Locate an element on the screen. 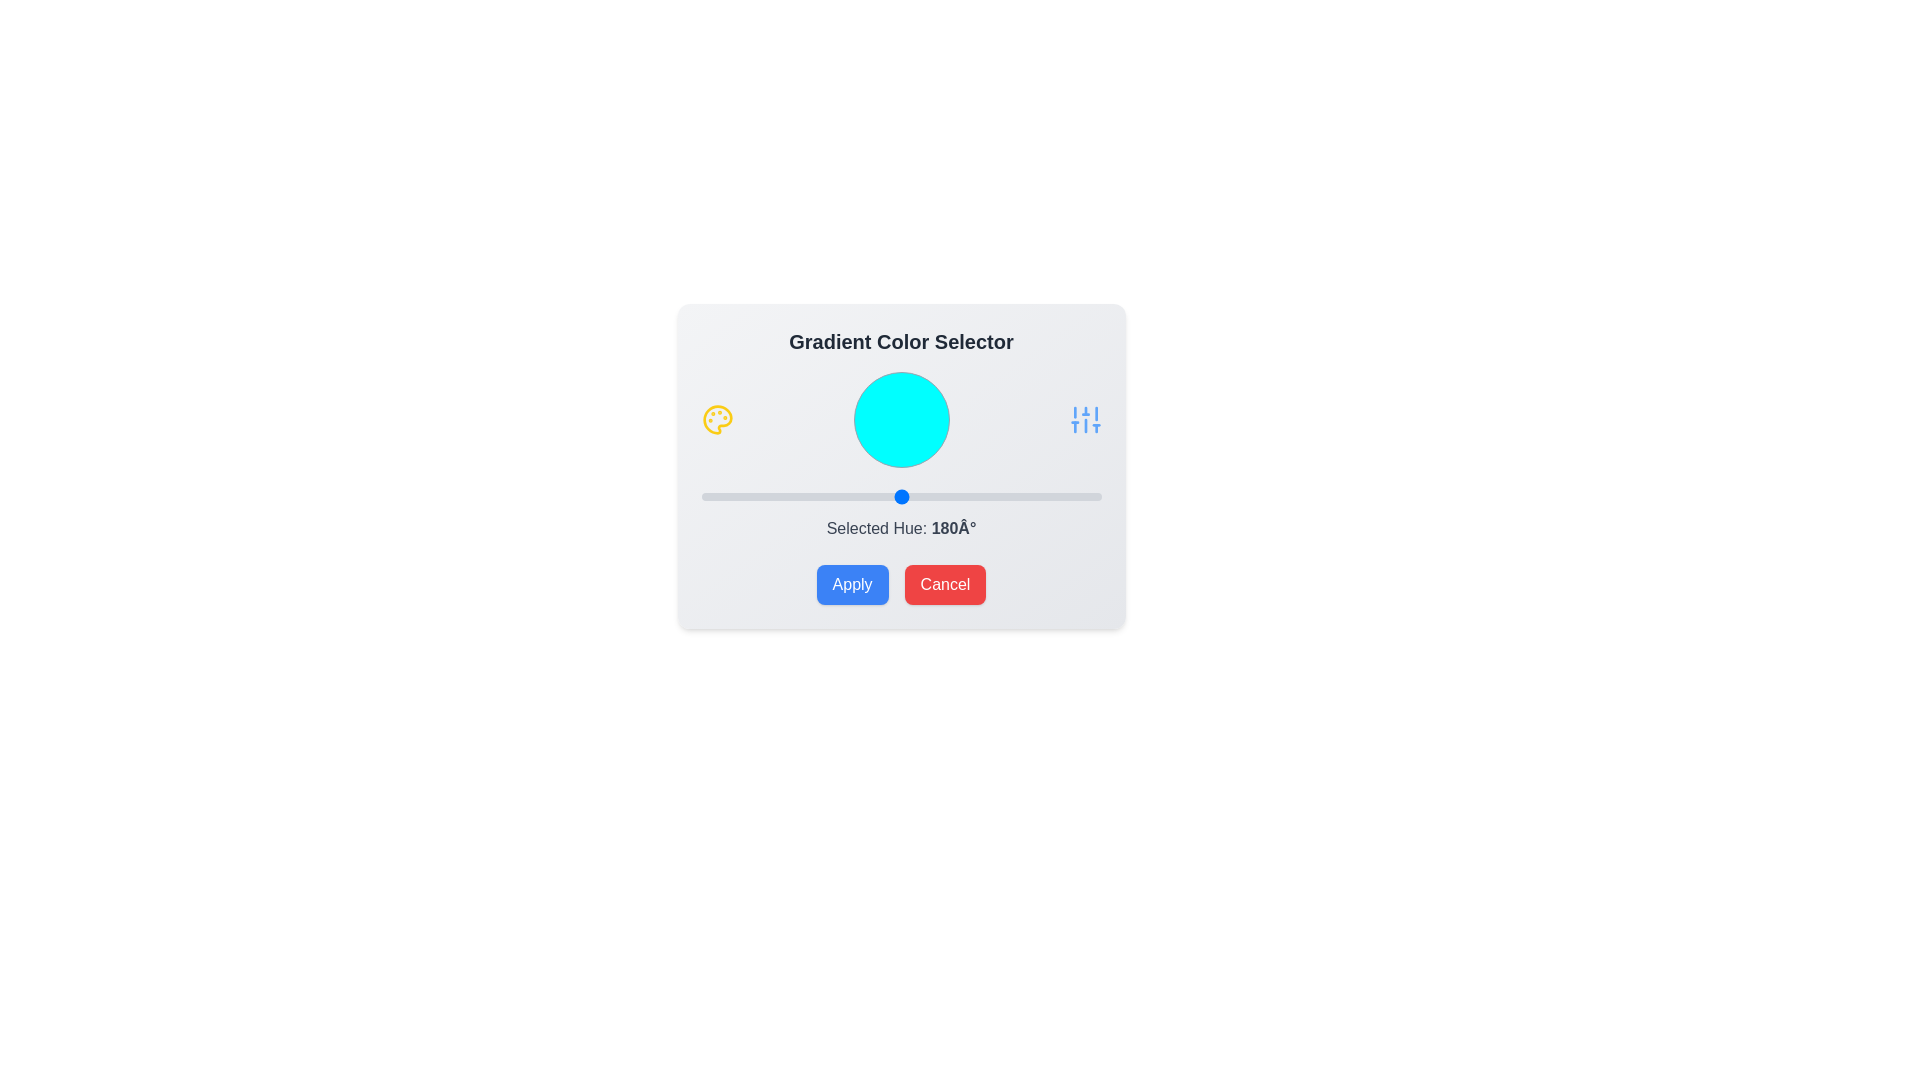 This screenshot has height=1080, width=1920. the slider to set the hue value to 300° is located at coordinates (1034, 496).